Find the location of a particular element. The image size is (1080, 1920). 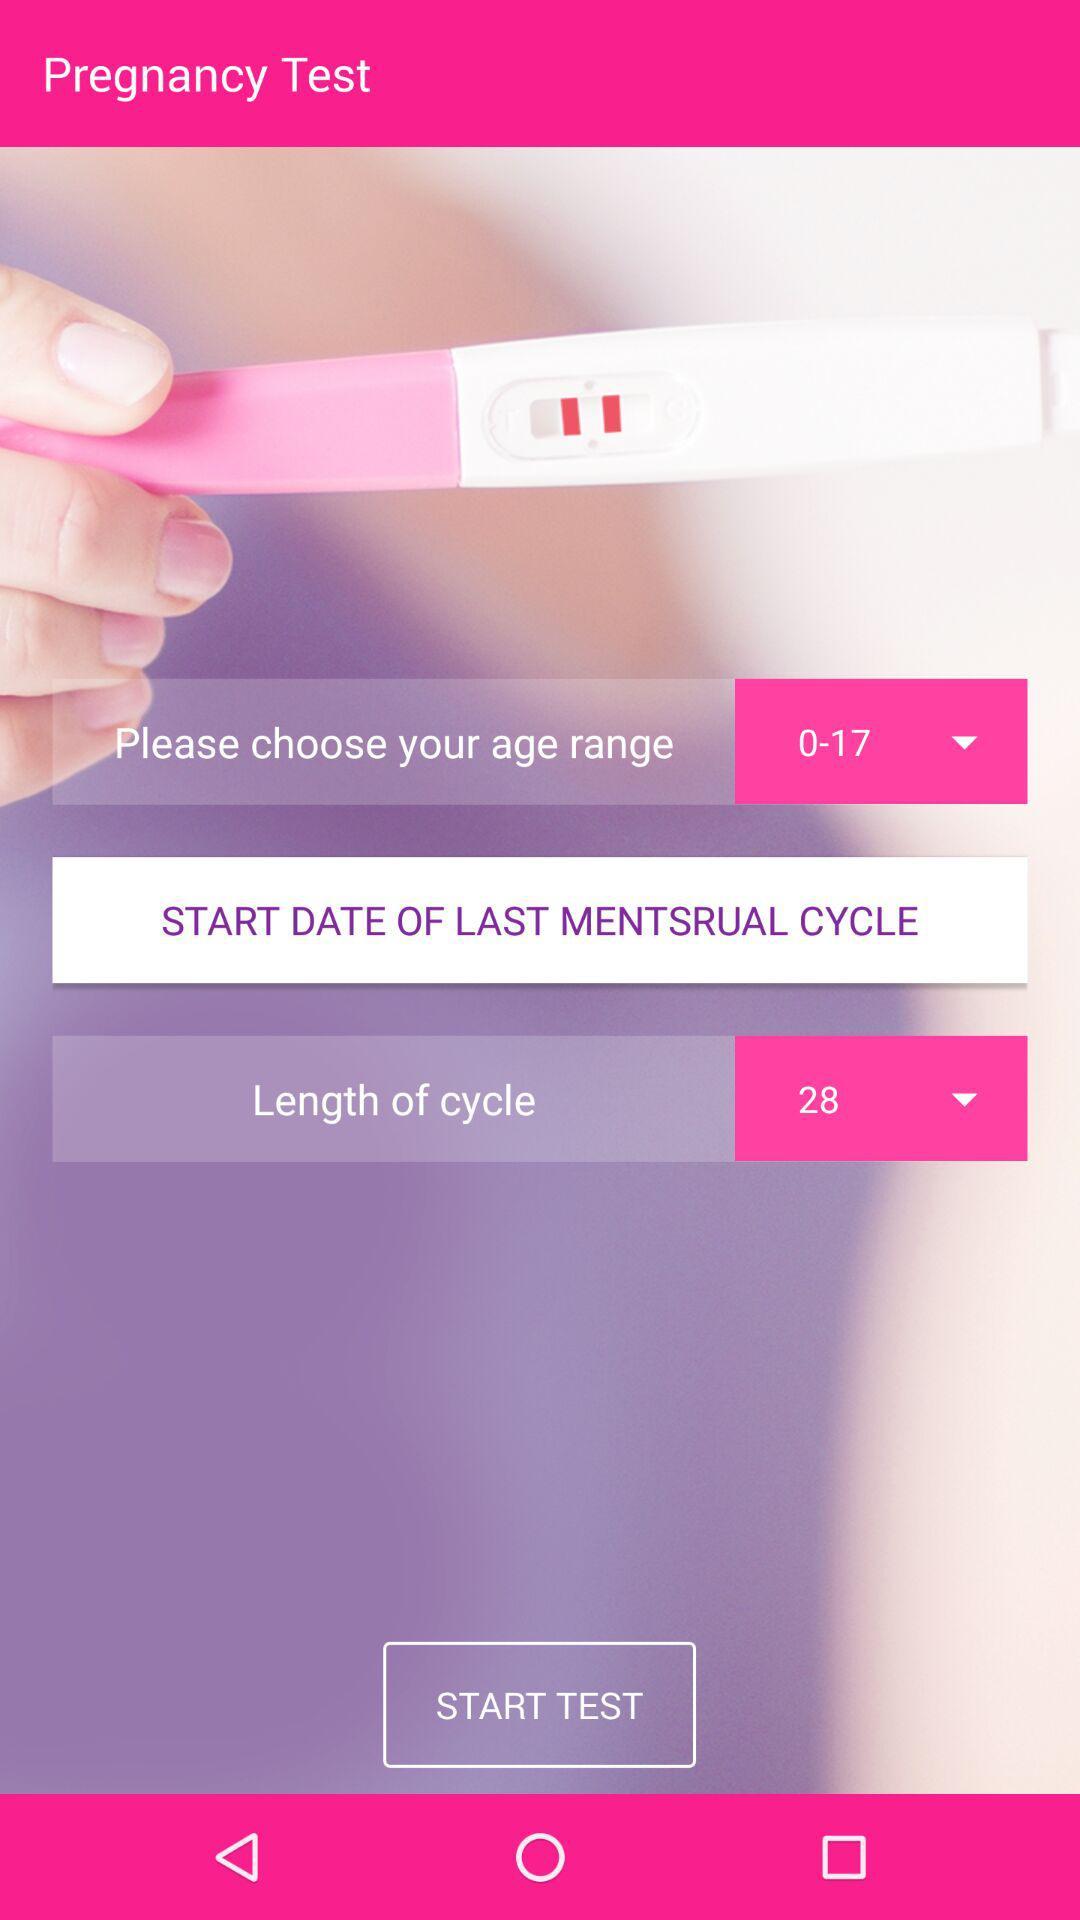

the item below length of cycle icon is located at coordinates (538, 1703).